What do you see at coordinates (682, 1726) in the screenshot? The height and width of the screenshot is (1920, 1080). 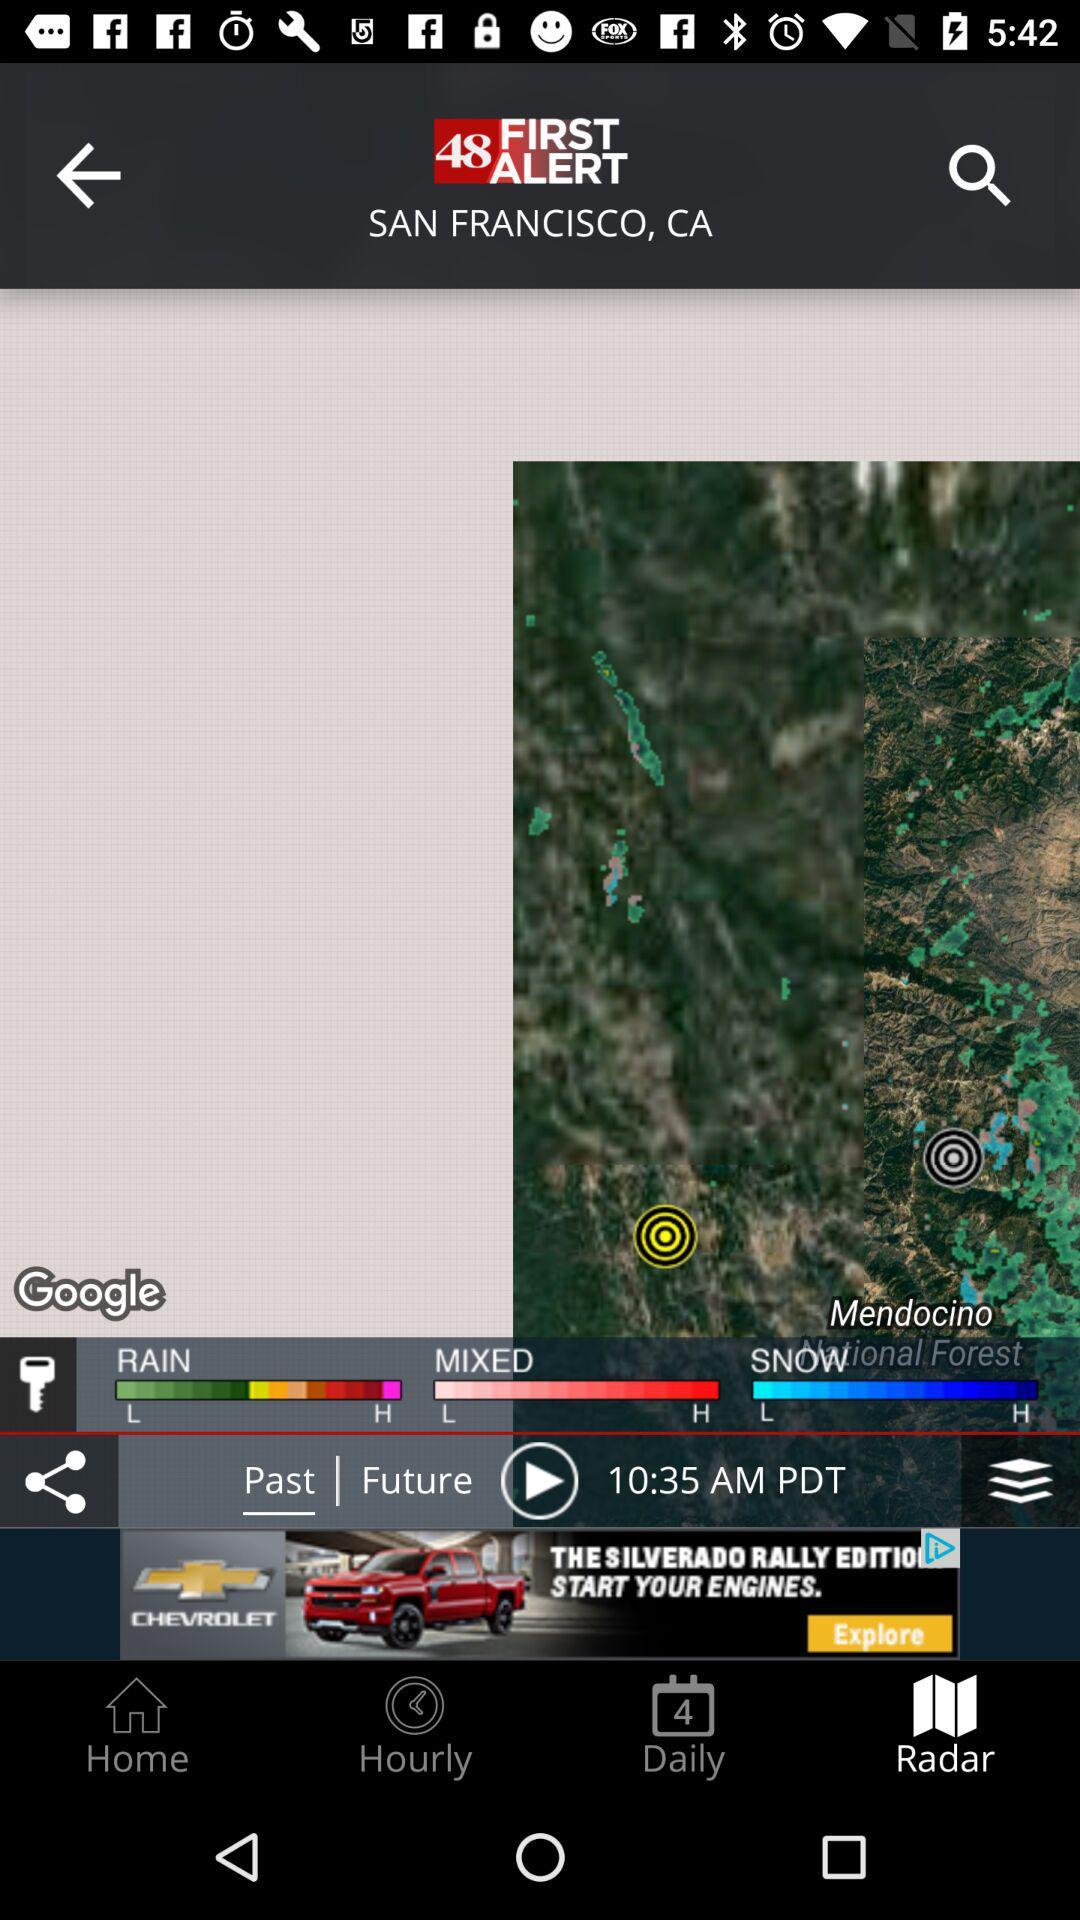 I see `icon to the right of the hourly radio button` at bounding box center [682, 1726].